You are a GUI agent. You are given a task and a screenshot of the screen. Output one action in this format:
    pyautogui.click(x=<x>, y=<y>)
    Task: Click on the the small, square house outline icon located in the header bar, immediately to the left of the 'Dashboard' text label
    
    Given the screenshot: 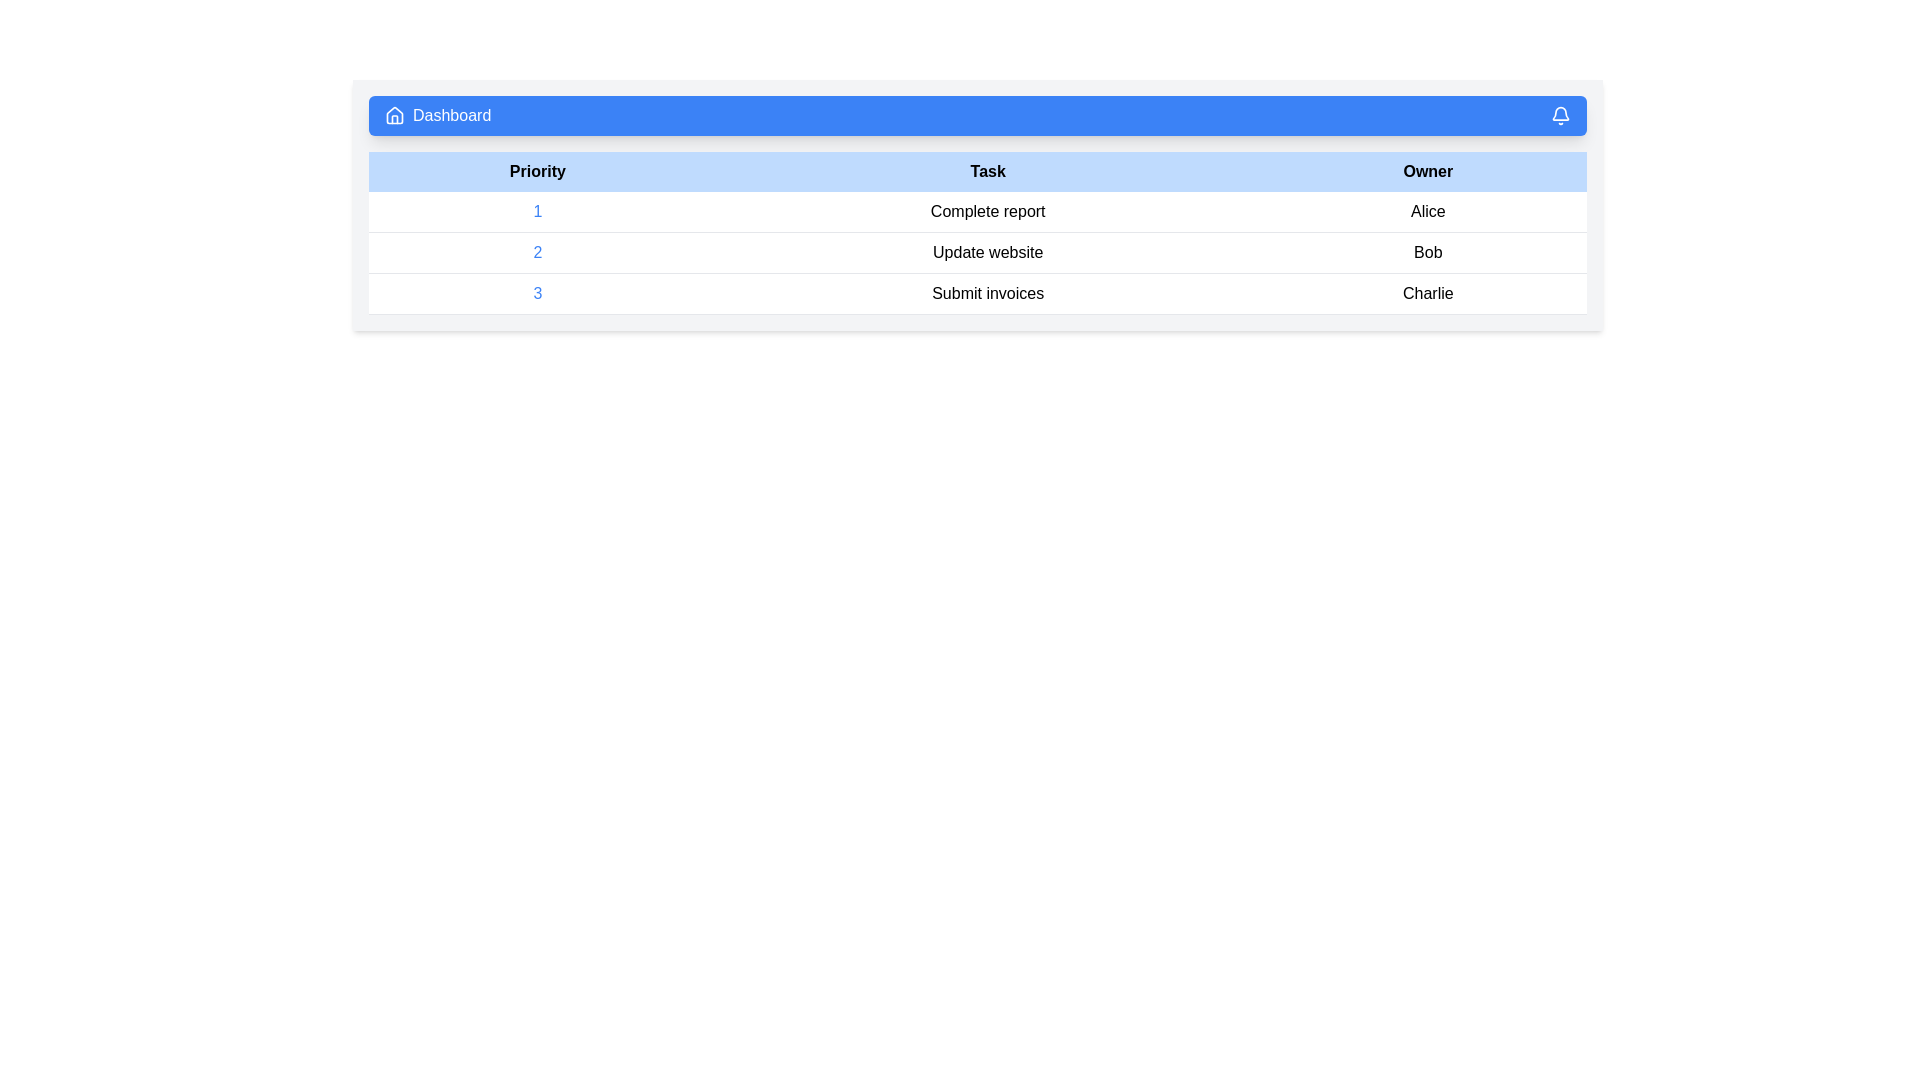 What is the action you would take?
    pyautogui.click(x=394, y=115)
    